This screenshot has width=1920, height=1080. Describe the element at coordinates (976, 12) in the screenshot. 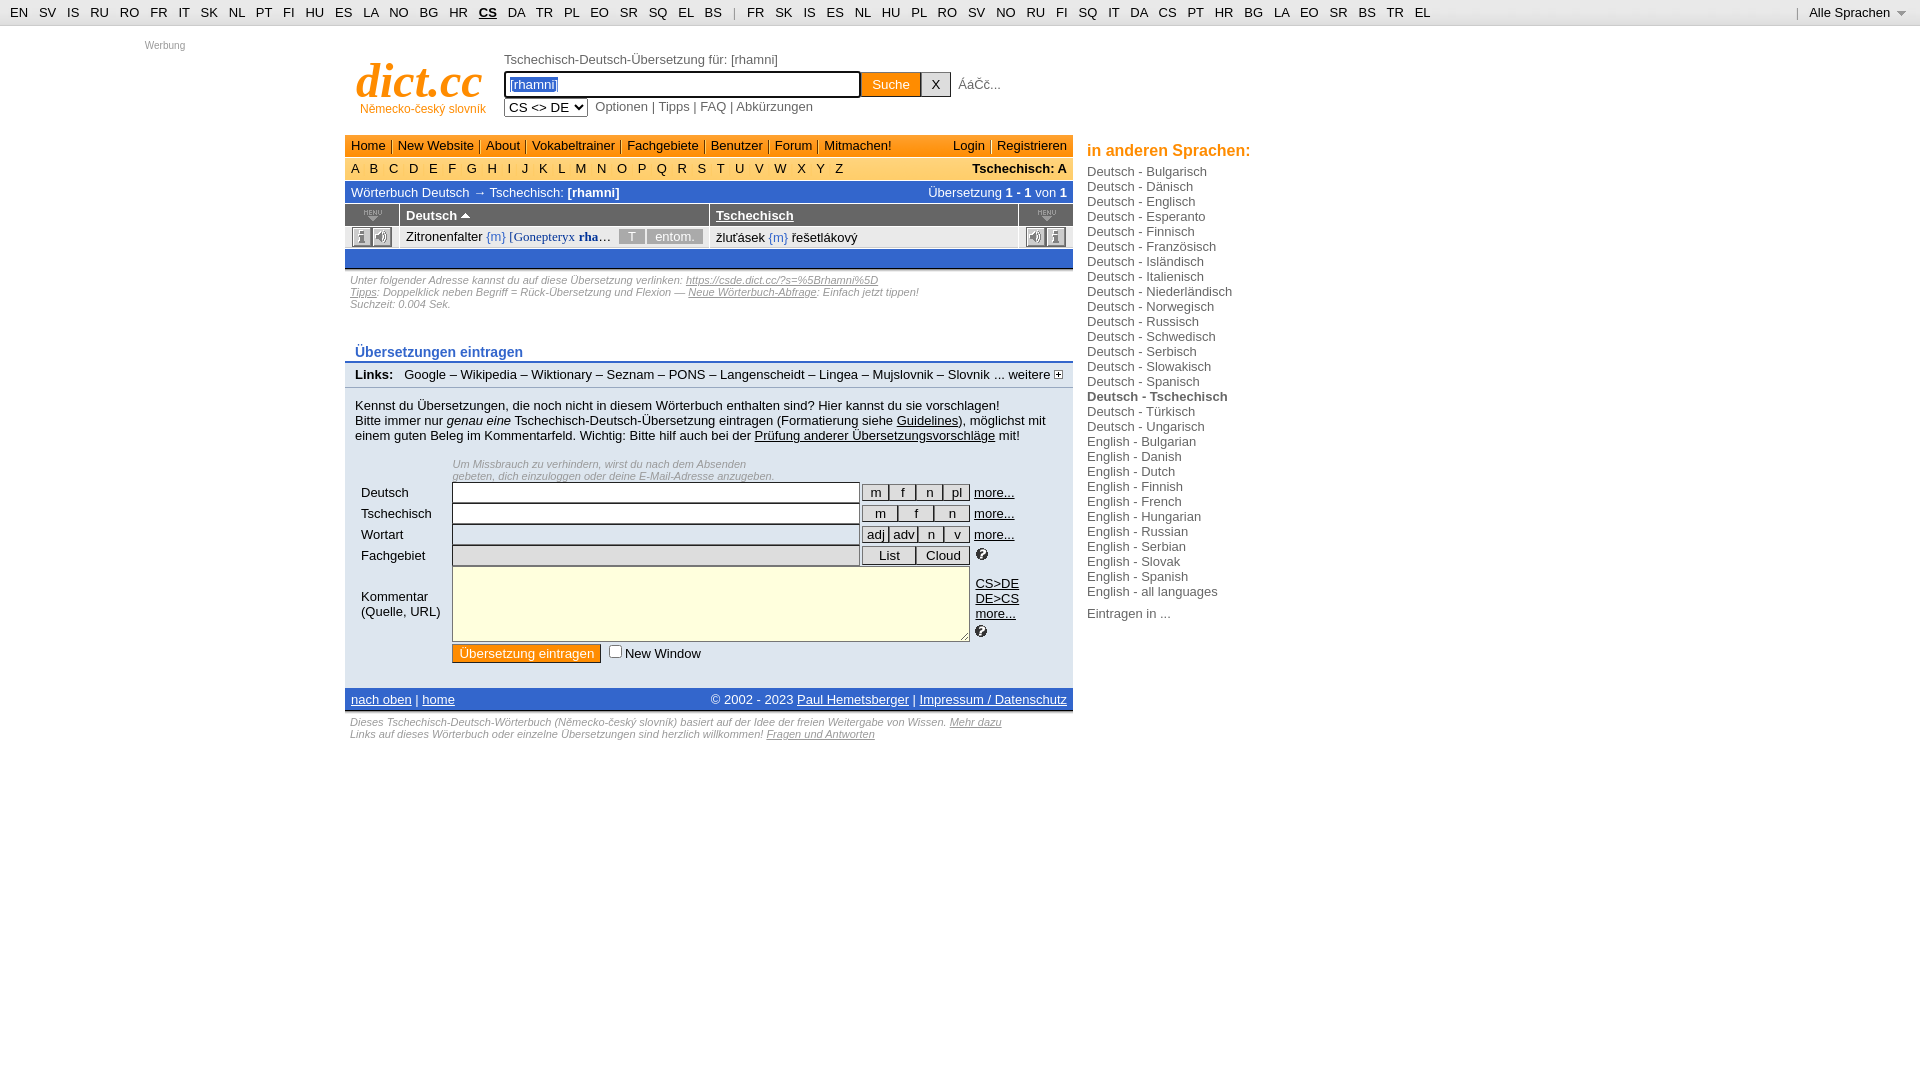

I see `'SV'` at that location.